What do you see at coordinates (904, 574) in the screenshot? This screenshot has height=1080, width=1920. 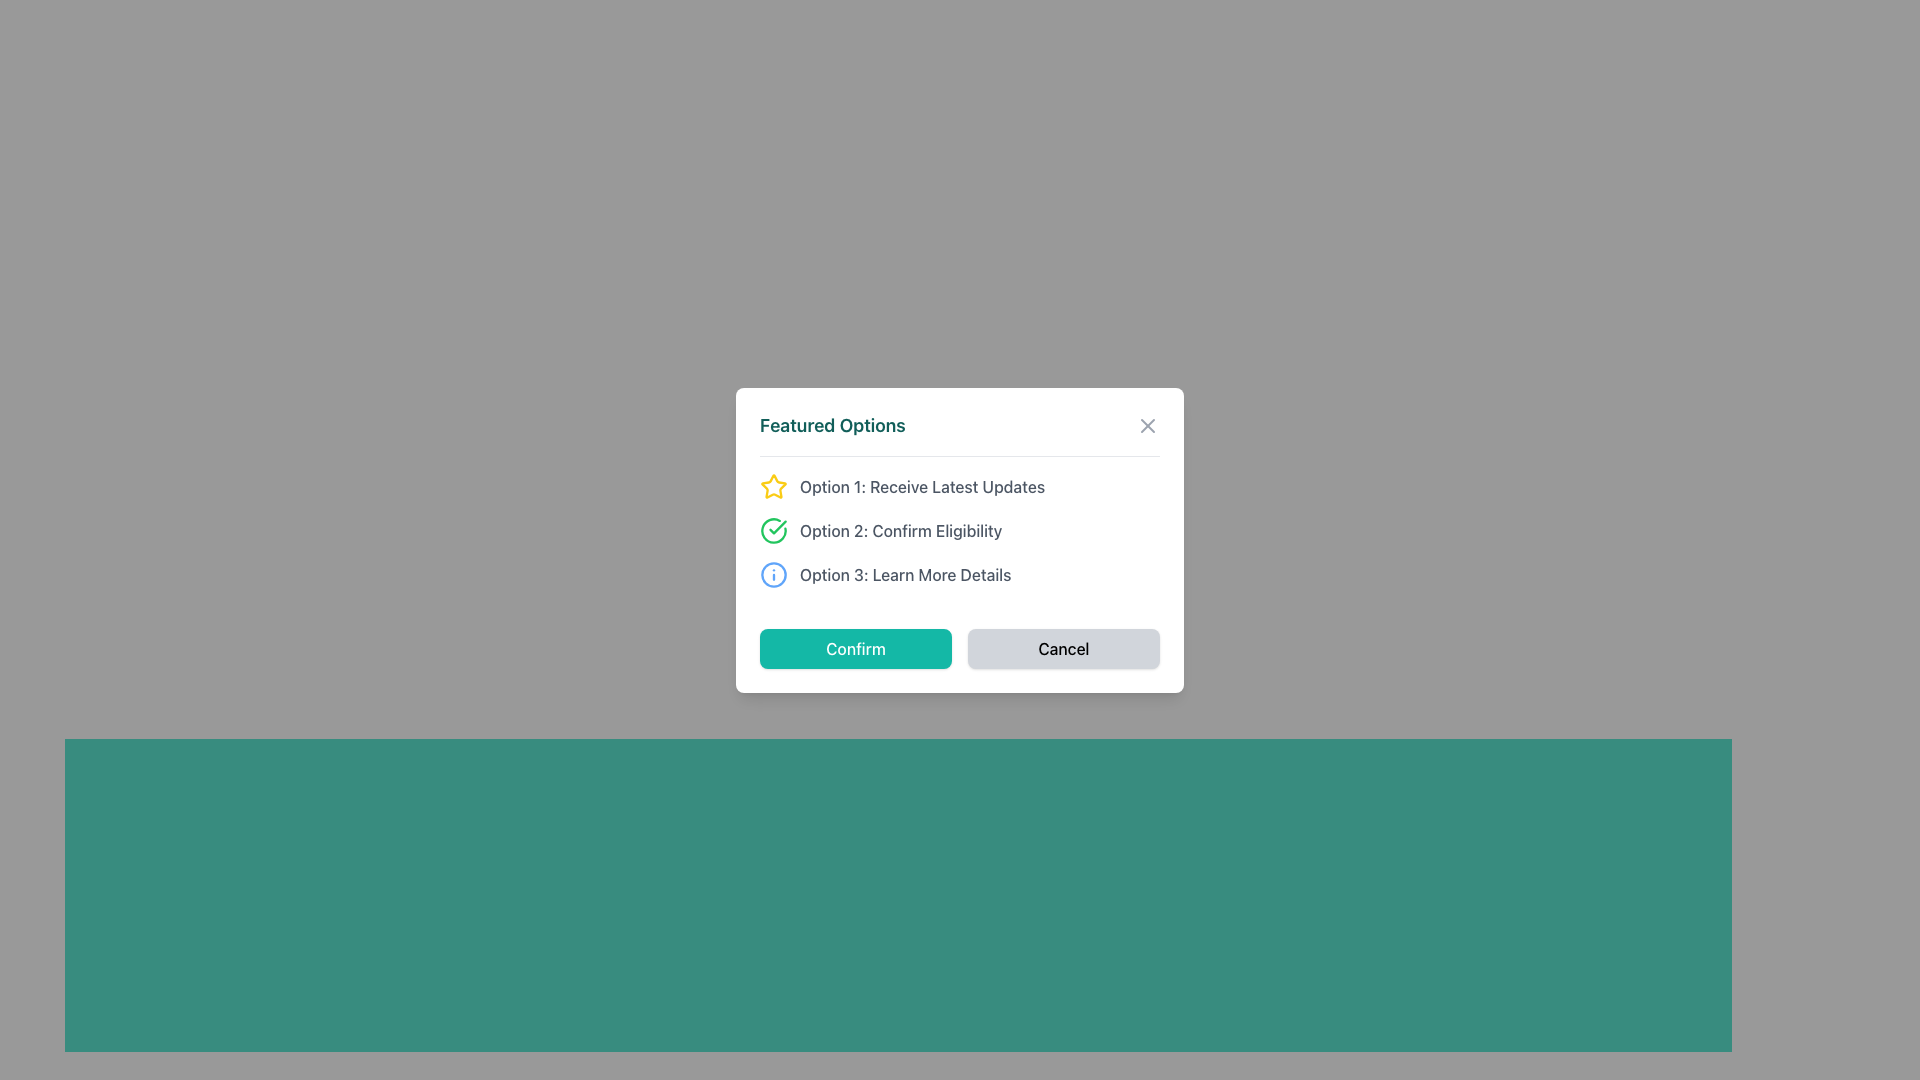 I see `text label that states 'Option 3: Learn More Details' which is styled in gray and is part of the modal dialog titled 'Featured Options'` at bounding box center [904, 574].